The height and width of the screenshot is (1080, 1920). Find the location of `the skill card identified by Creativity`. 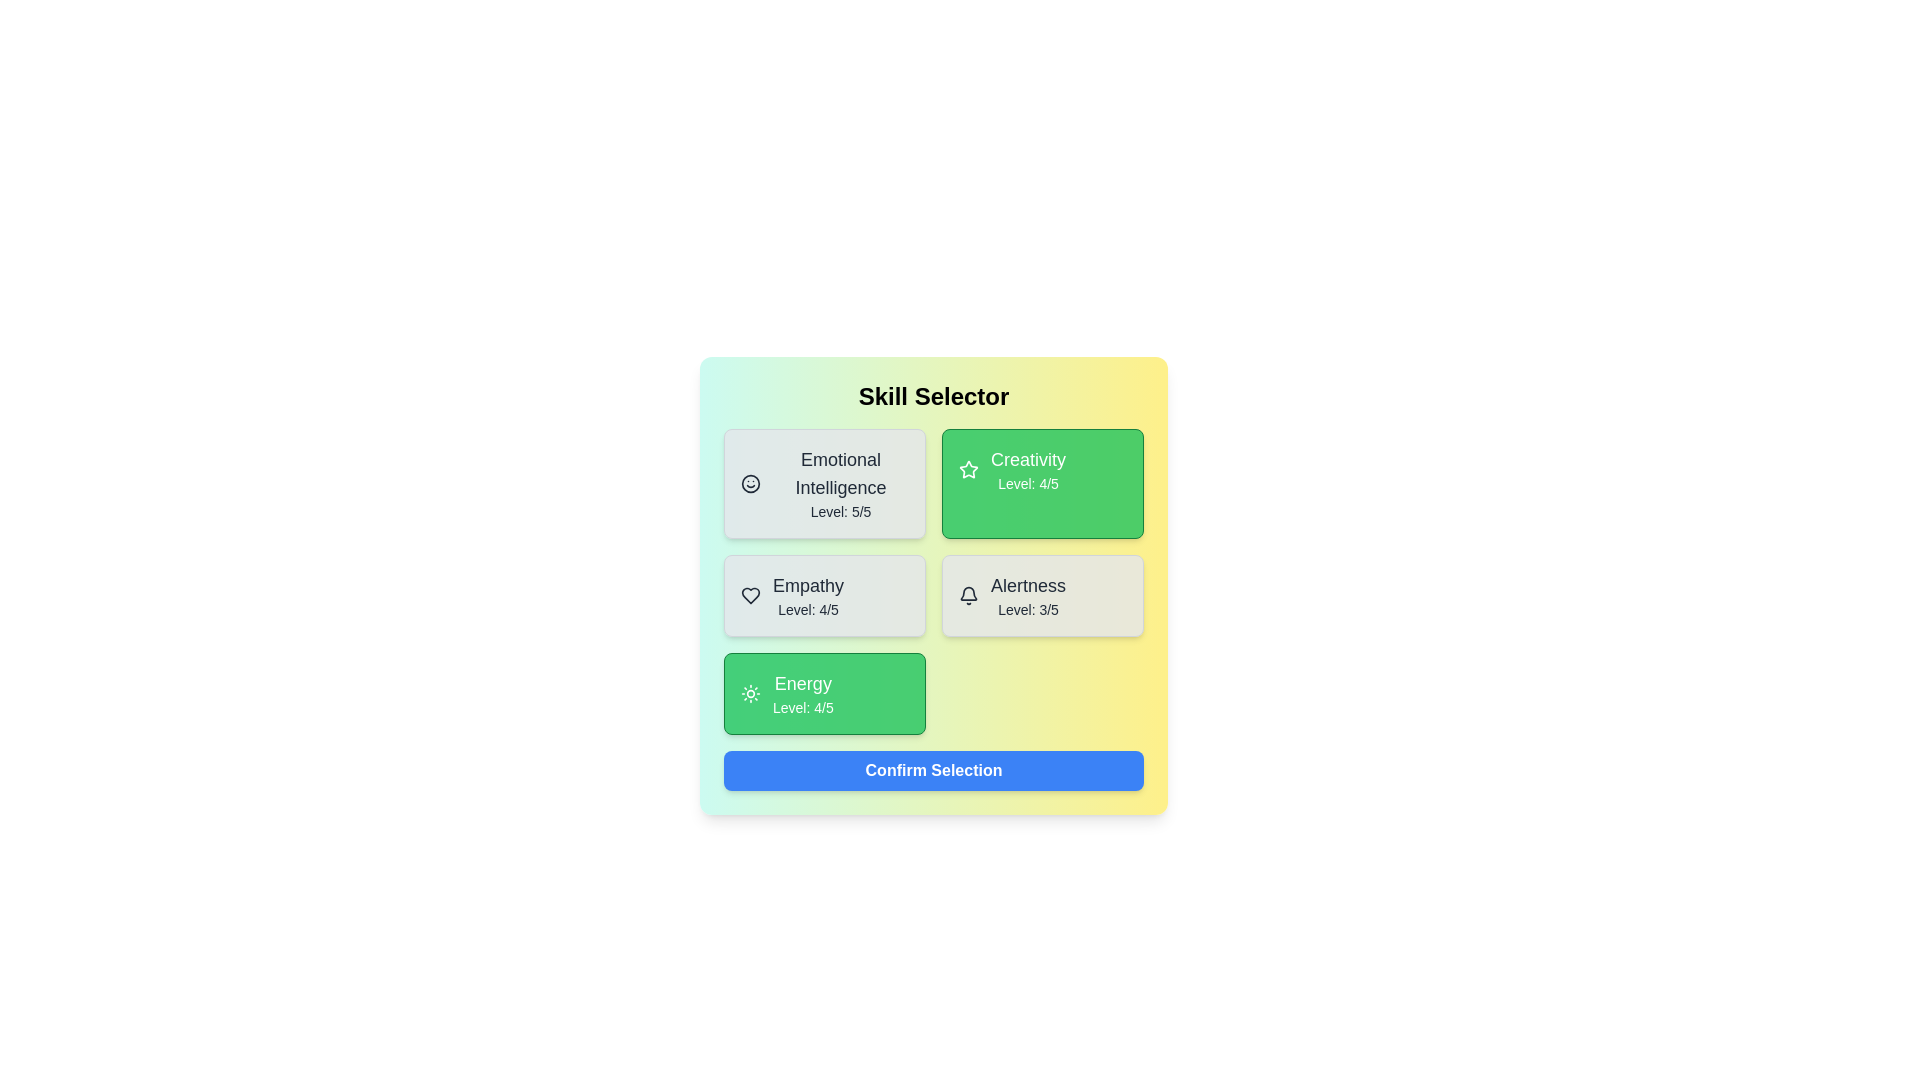

the skill card identified by Creativity is located at coordinates (1041, 483).